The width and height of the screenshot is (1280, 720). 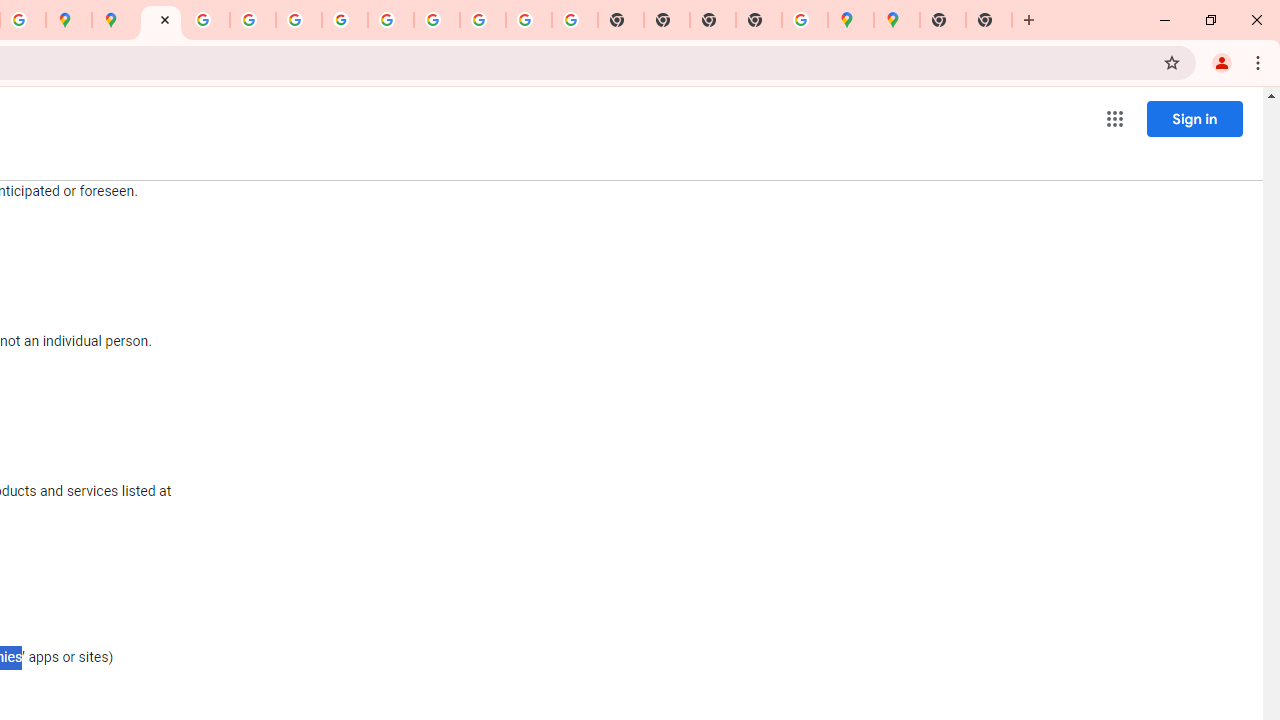 I want to click on 'New Tab', so click(x=942, y=20).